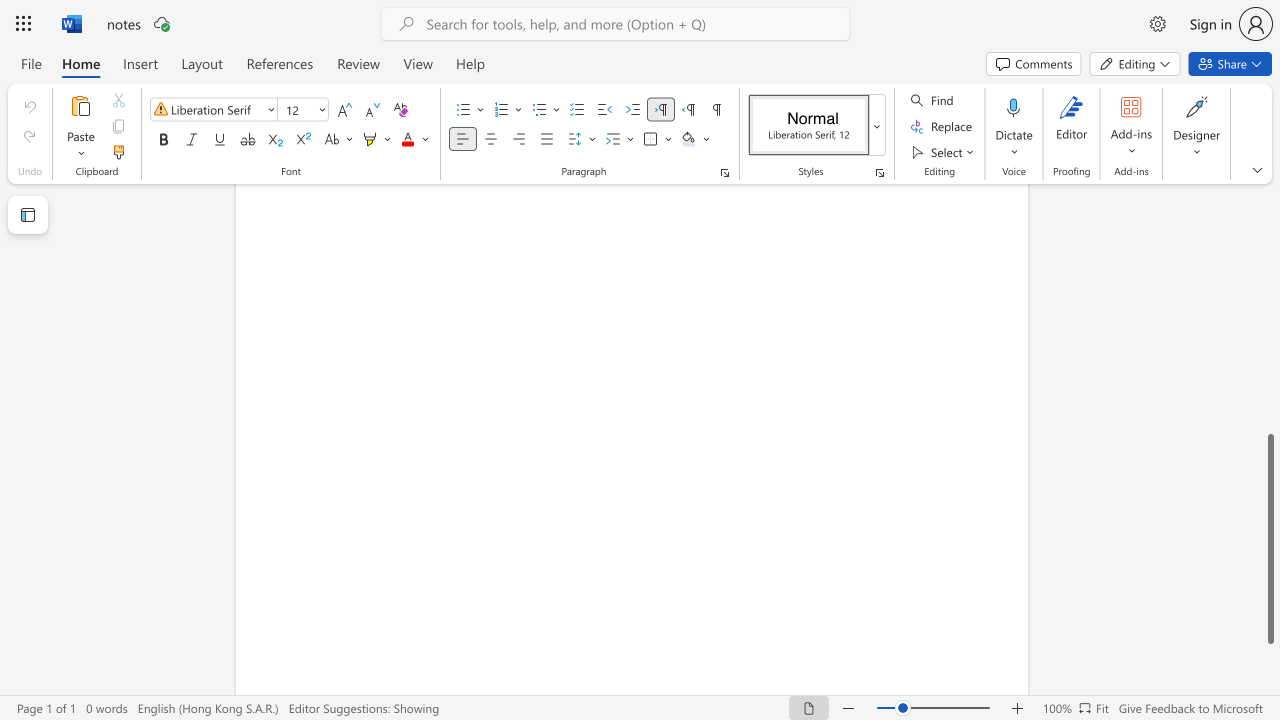 The width and height of the screenshot is (1280, 720). What do you see at coordinates (1269, 418) in the screenshot?
I see `the scrollbar on the right to move the page upward` at bounding box center [1269, 418].